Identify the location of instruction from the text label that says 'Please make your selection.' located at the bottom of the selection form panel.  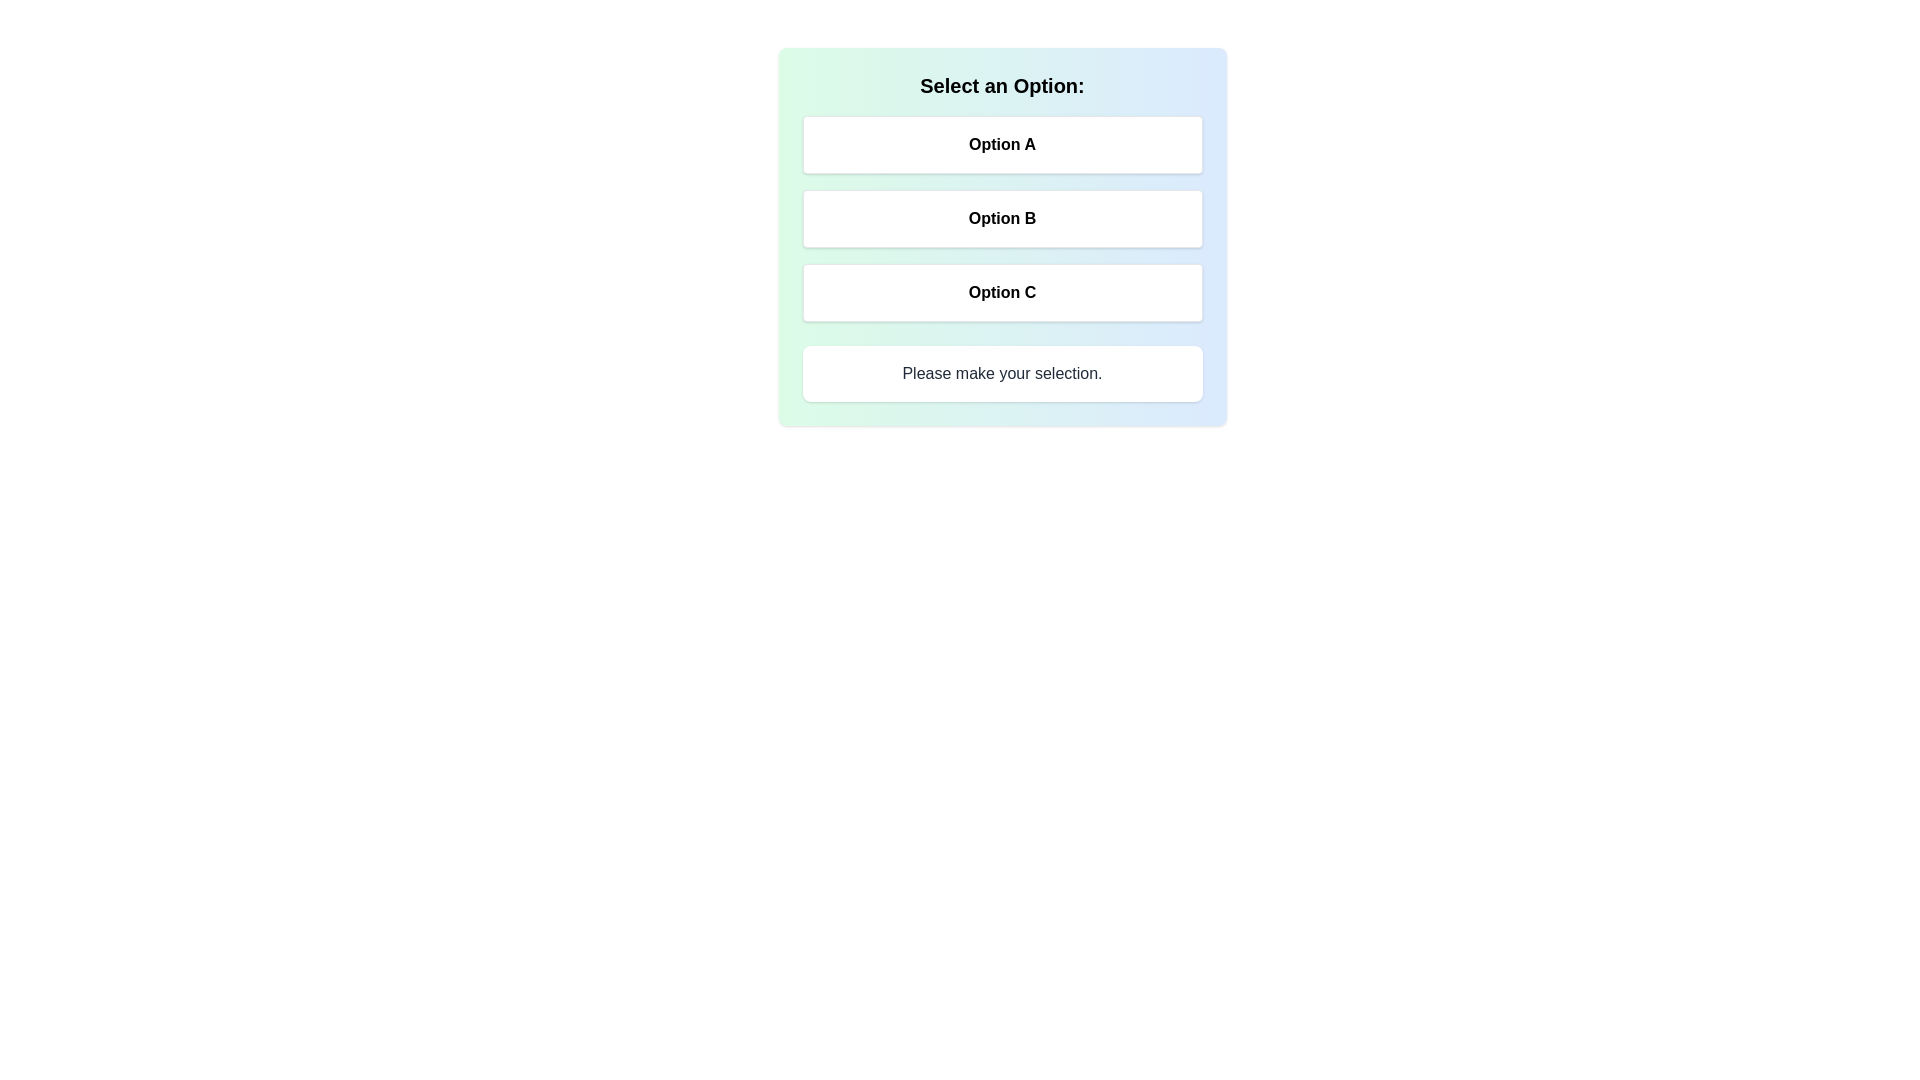
(1002, 374).